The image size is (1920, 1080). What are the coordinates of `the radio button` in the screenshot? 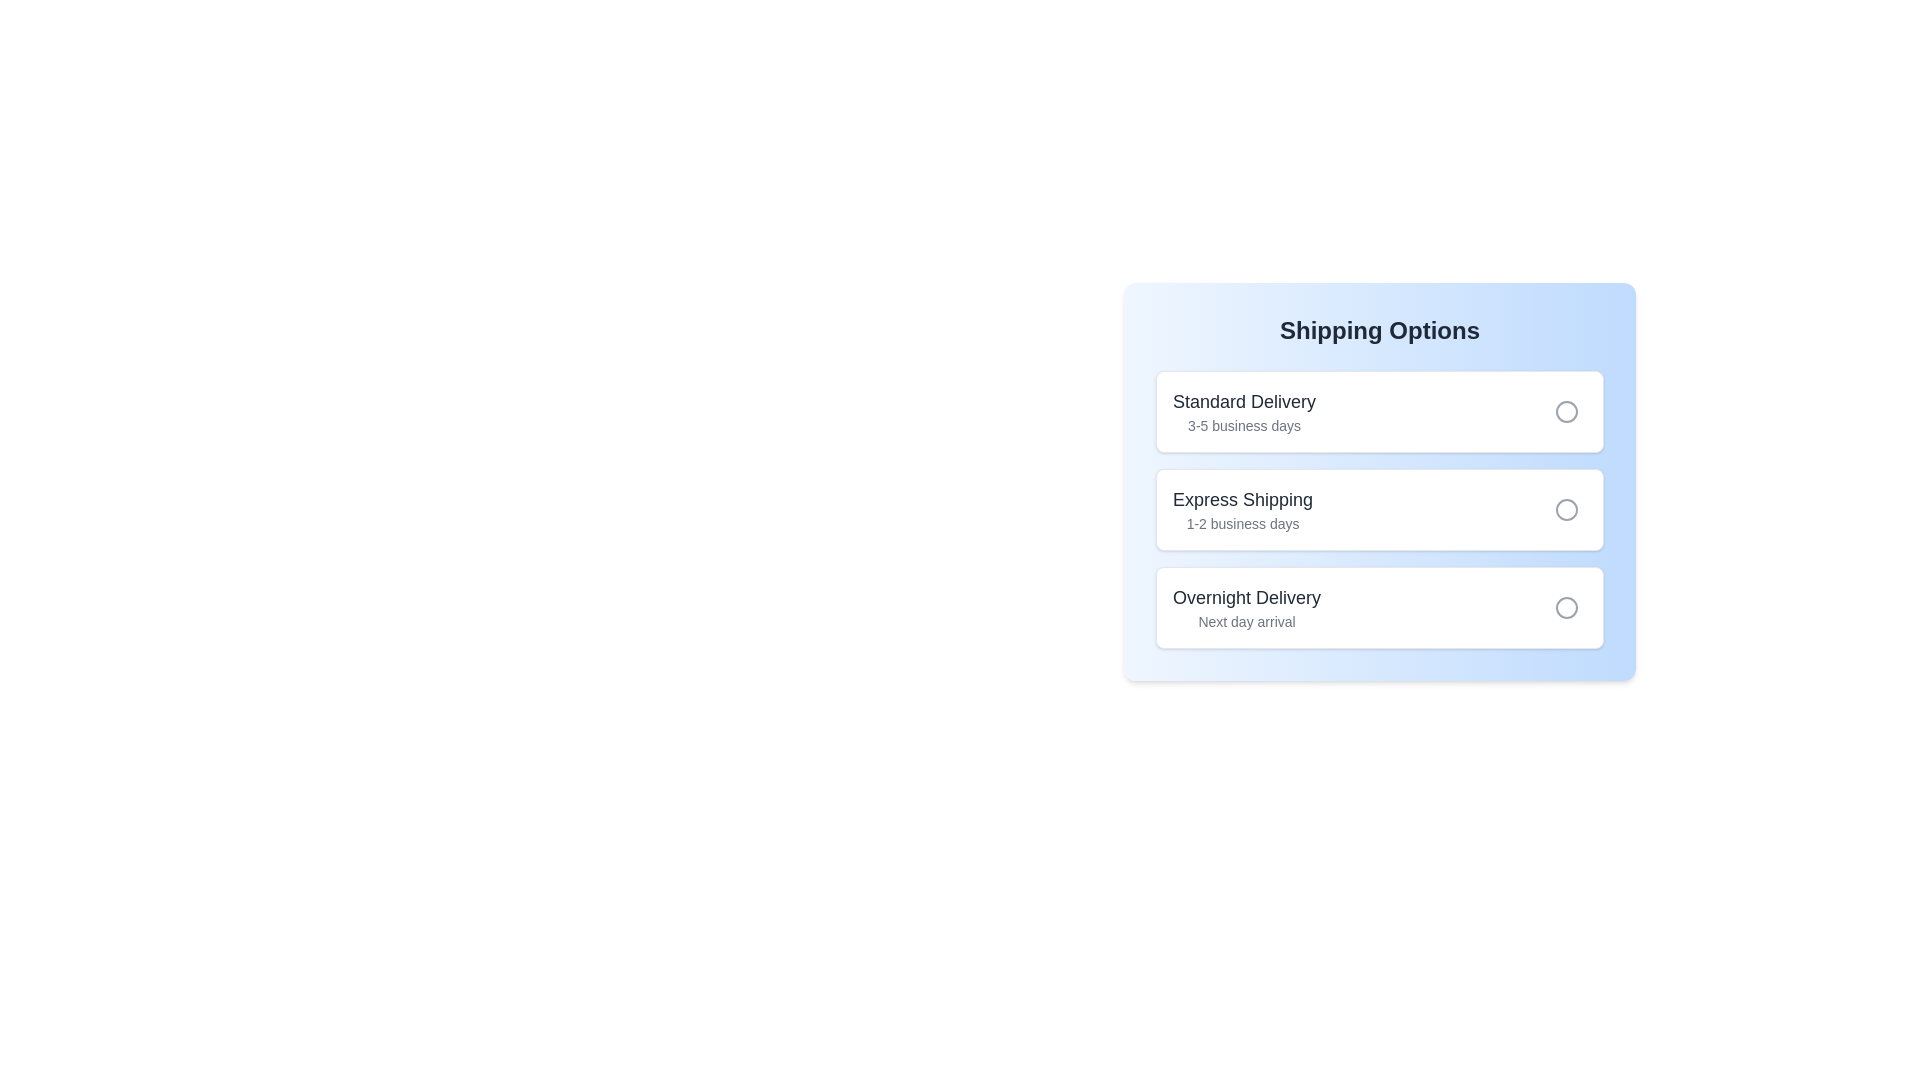 It's located at (1379, 607).